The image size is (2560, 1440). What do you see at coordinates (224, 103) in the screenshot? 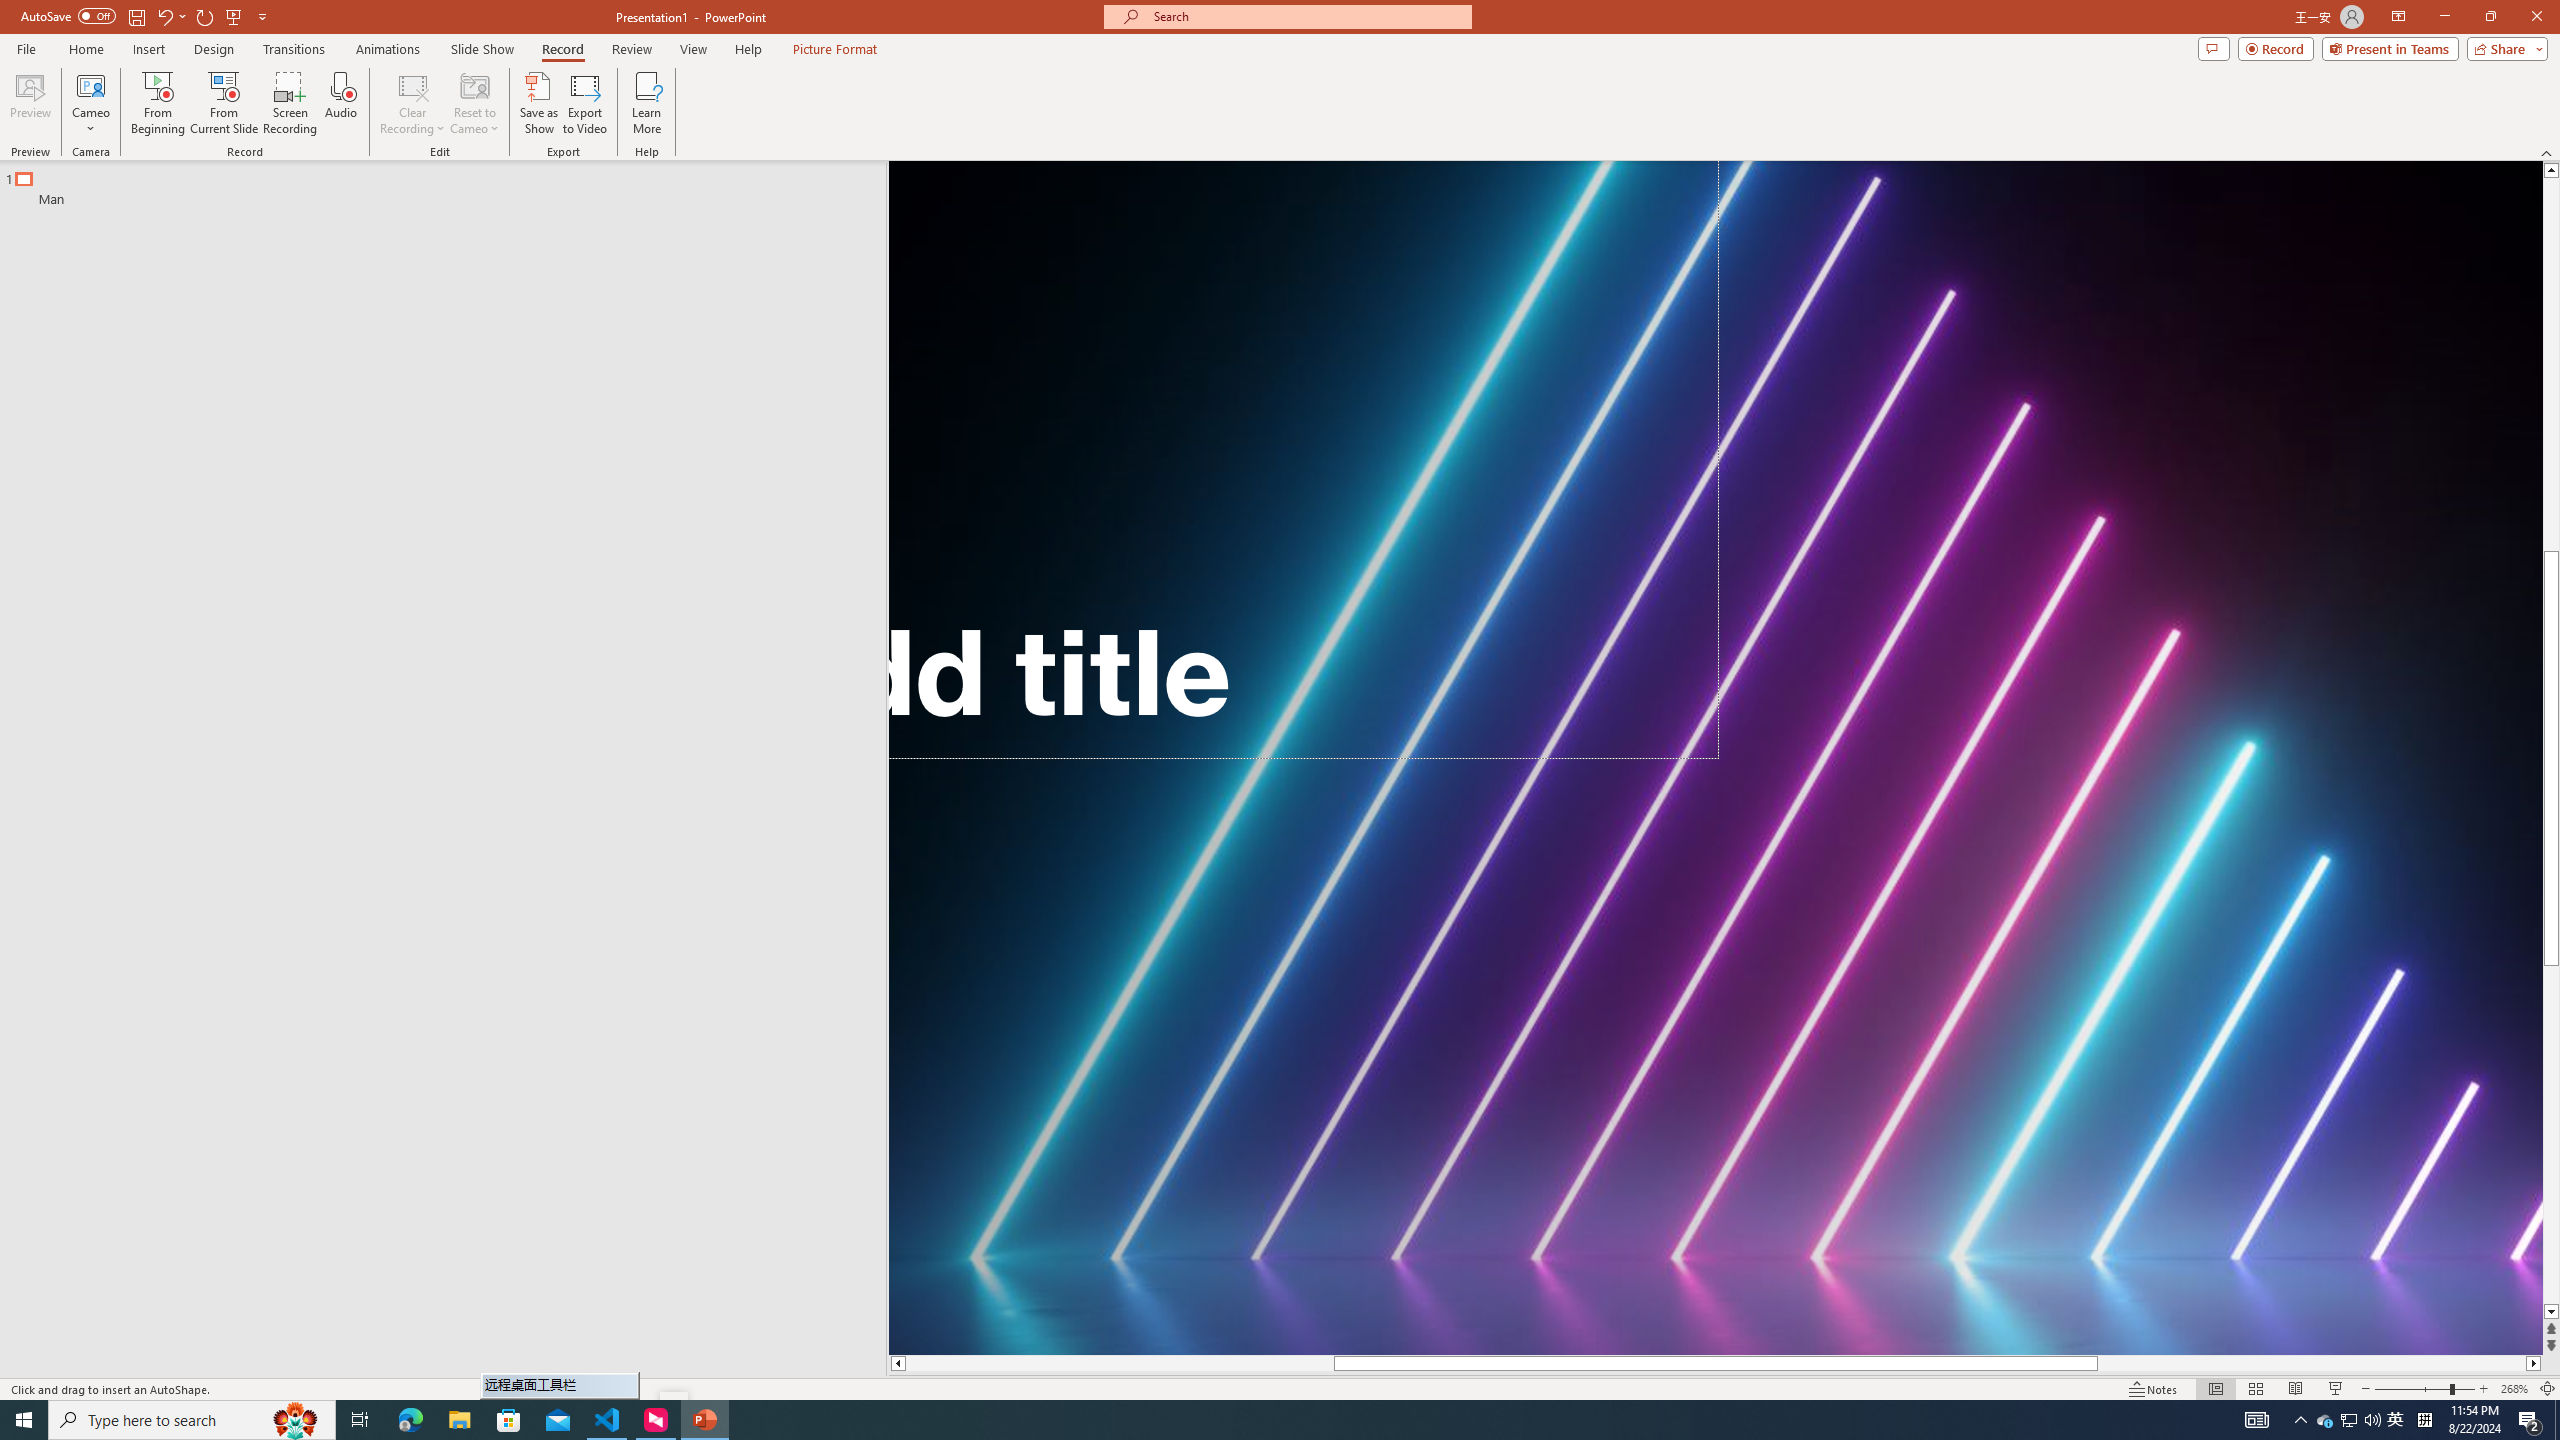
I see `'From Current Slide...'` at bounding box center [224, 103].